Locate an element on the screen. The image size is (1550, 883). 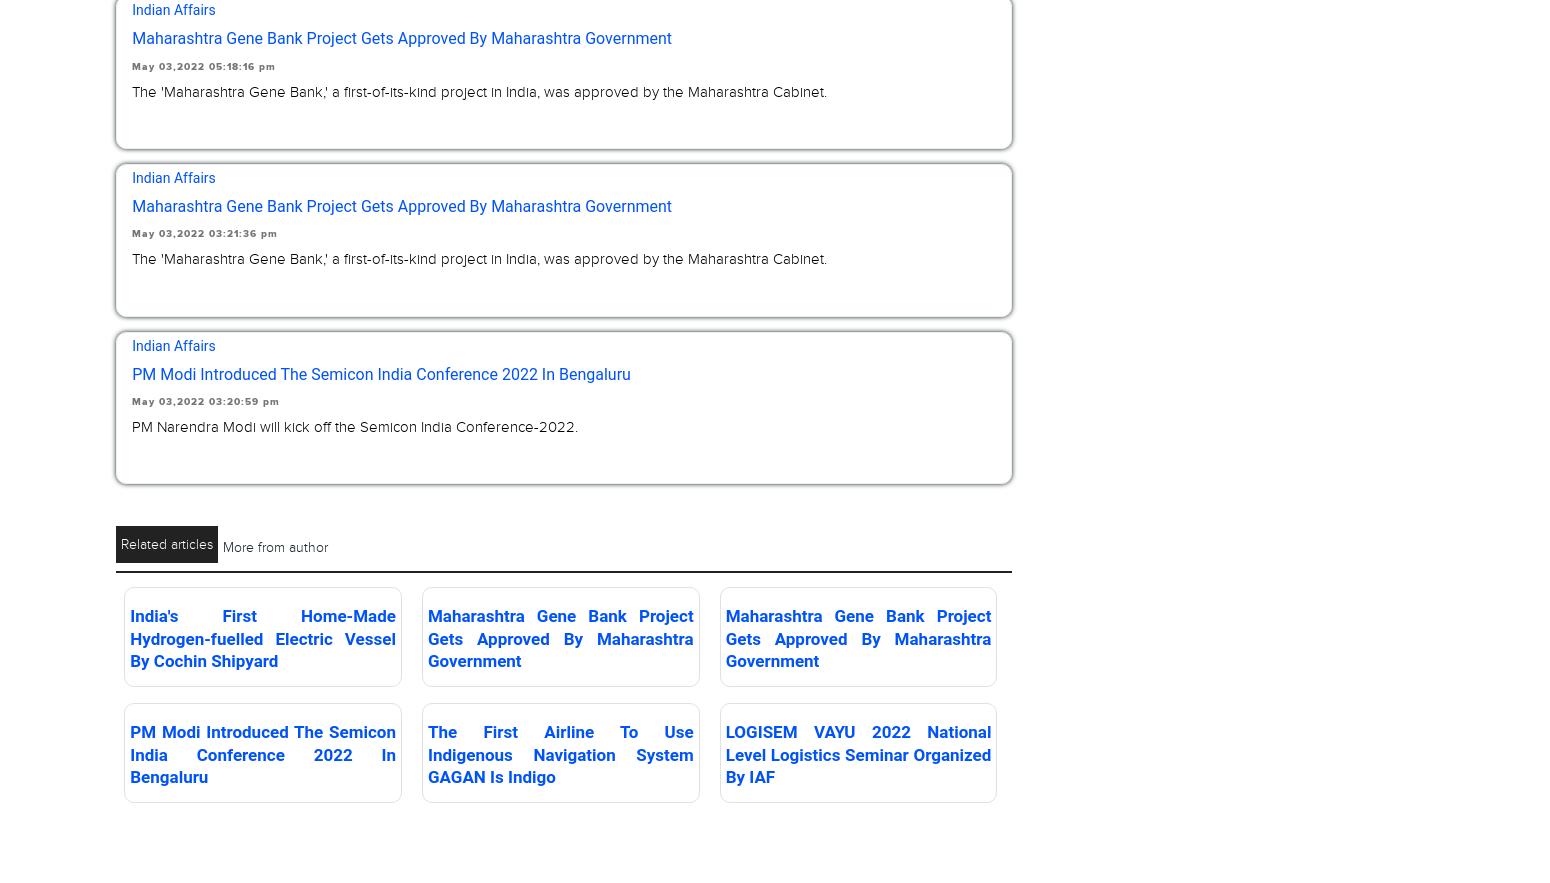
'PM Narendra Modi will kick off the Semicon India Conference-2022.' is located at coordinates (353, 425).